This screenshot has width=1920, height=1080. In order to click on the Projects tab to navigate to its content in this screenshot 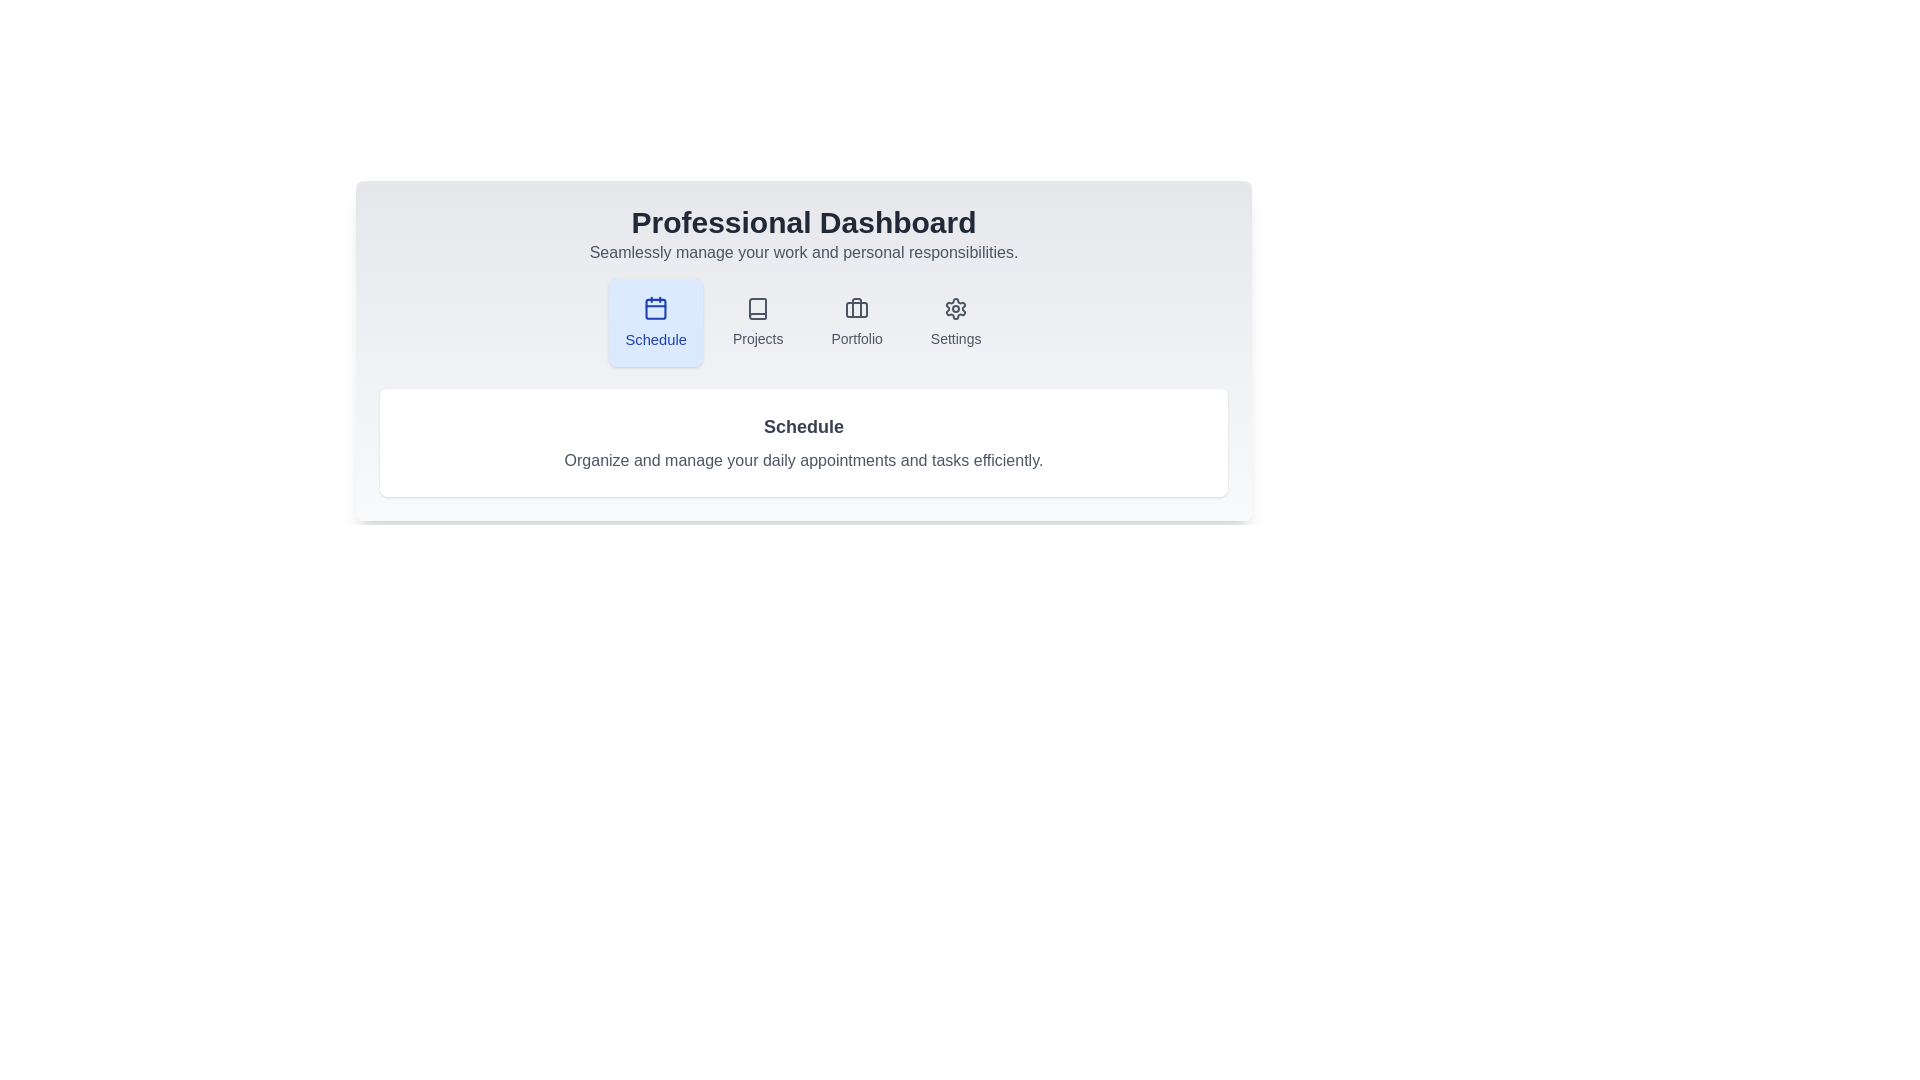, I will do `click(757, 322)`.